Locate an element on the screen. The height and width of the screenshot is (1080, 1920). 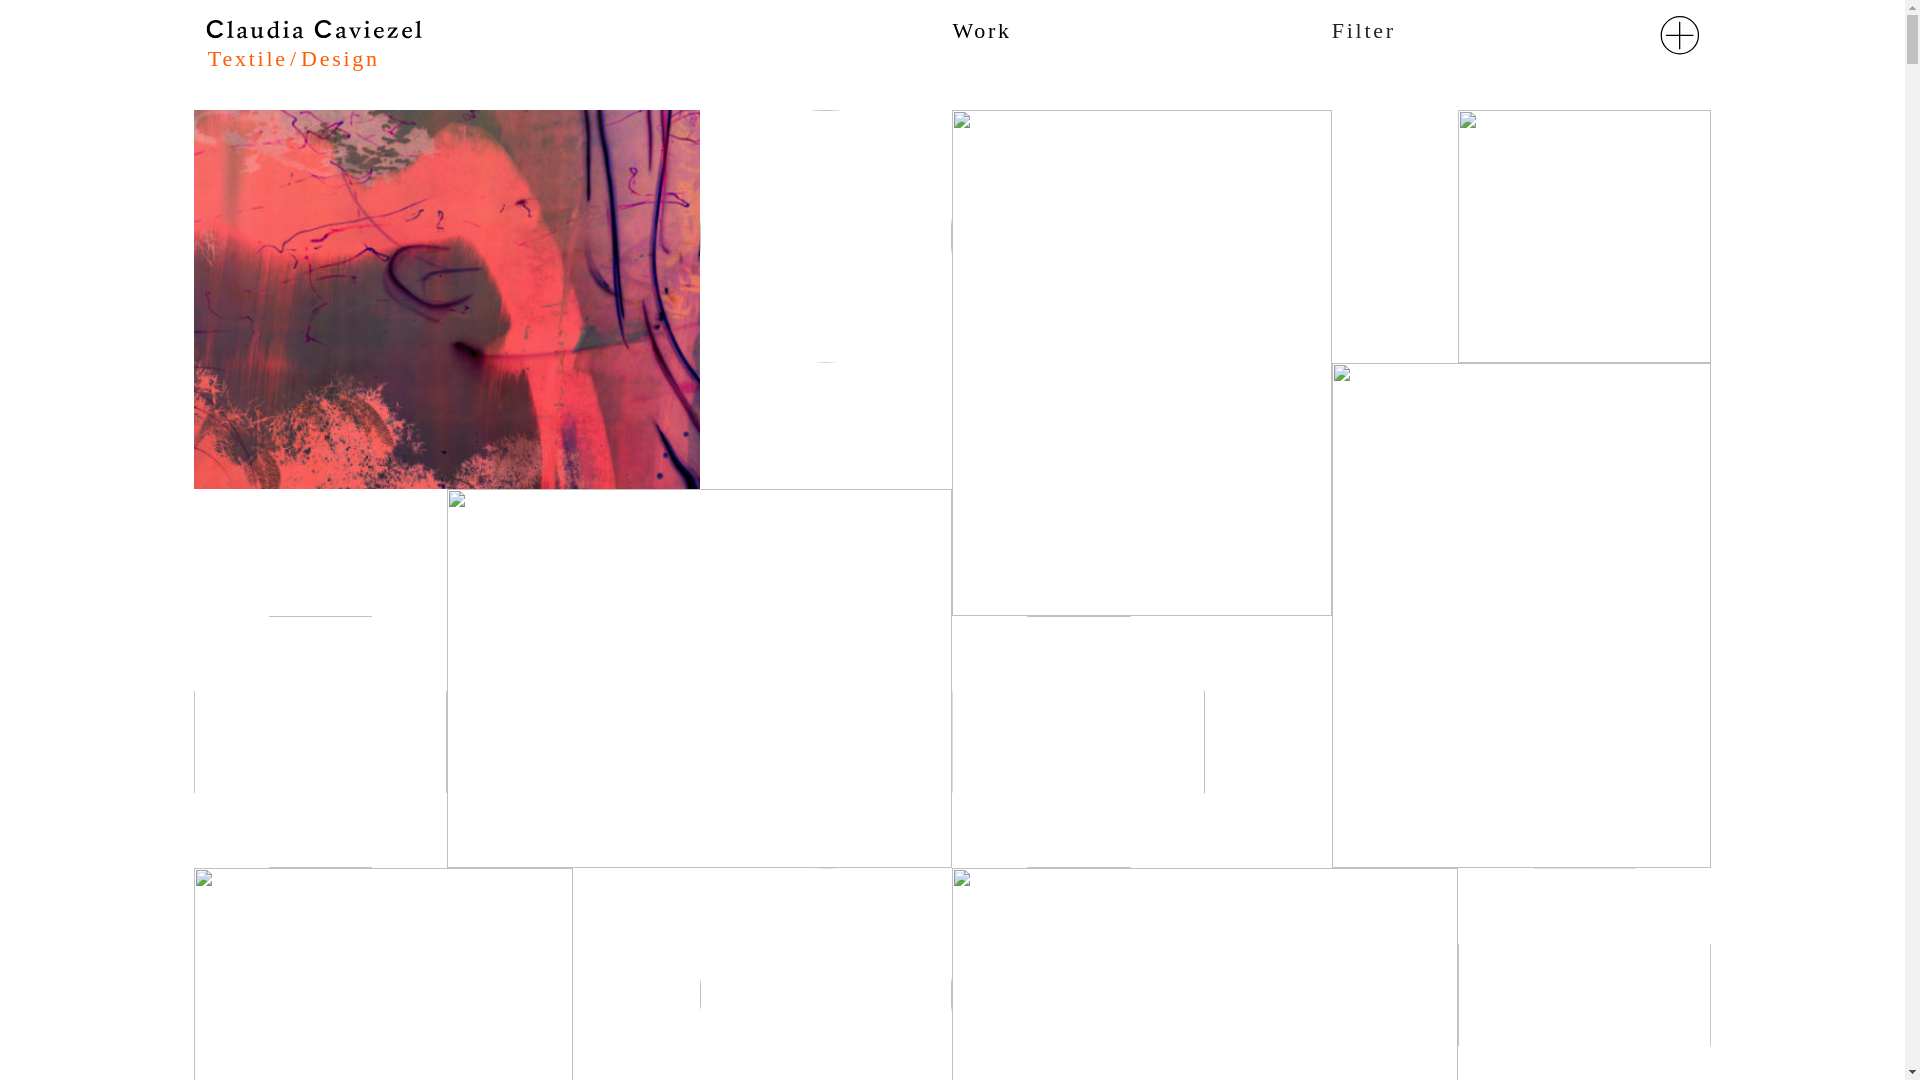
'Filter' is located at coordinates (1362, 31).